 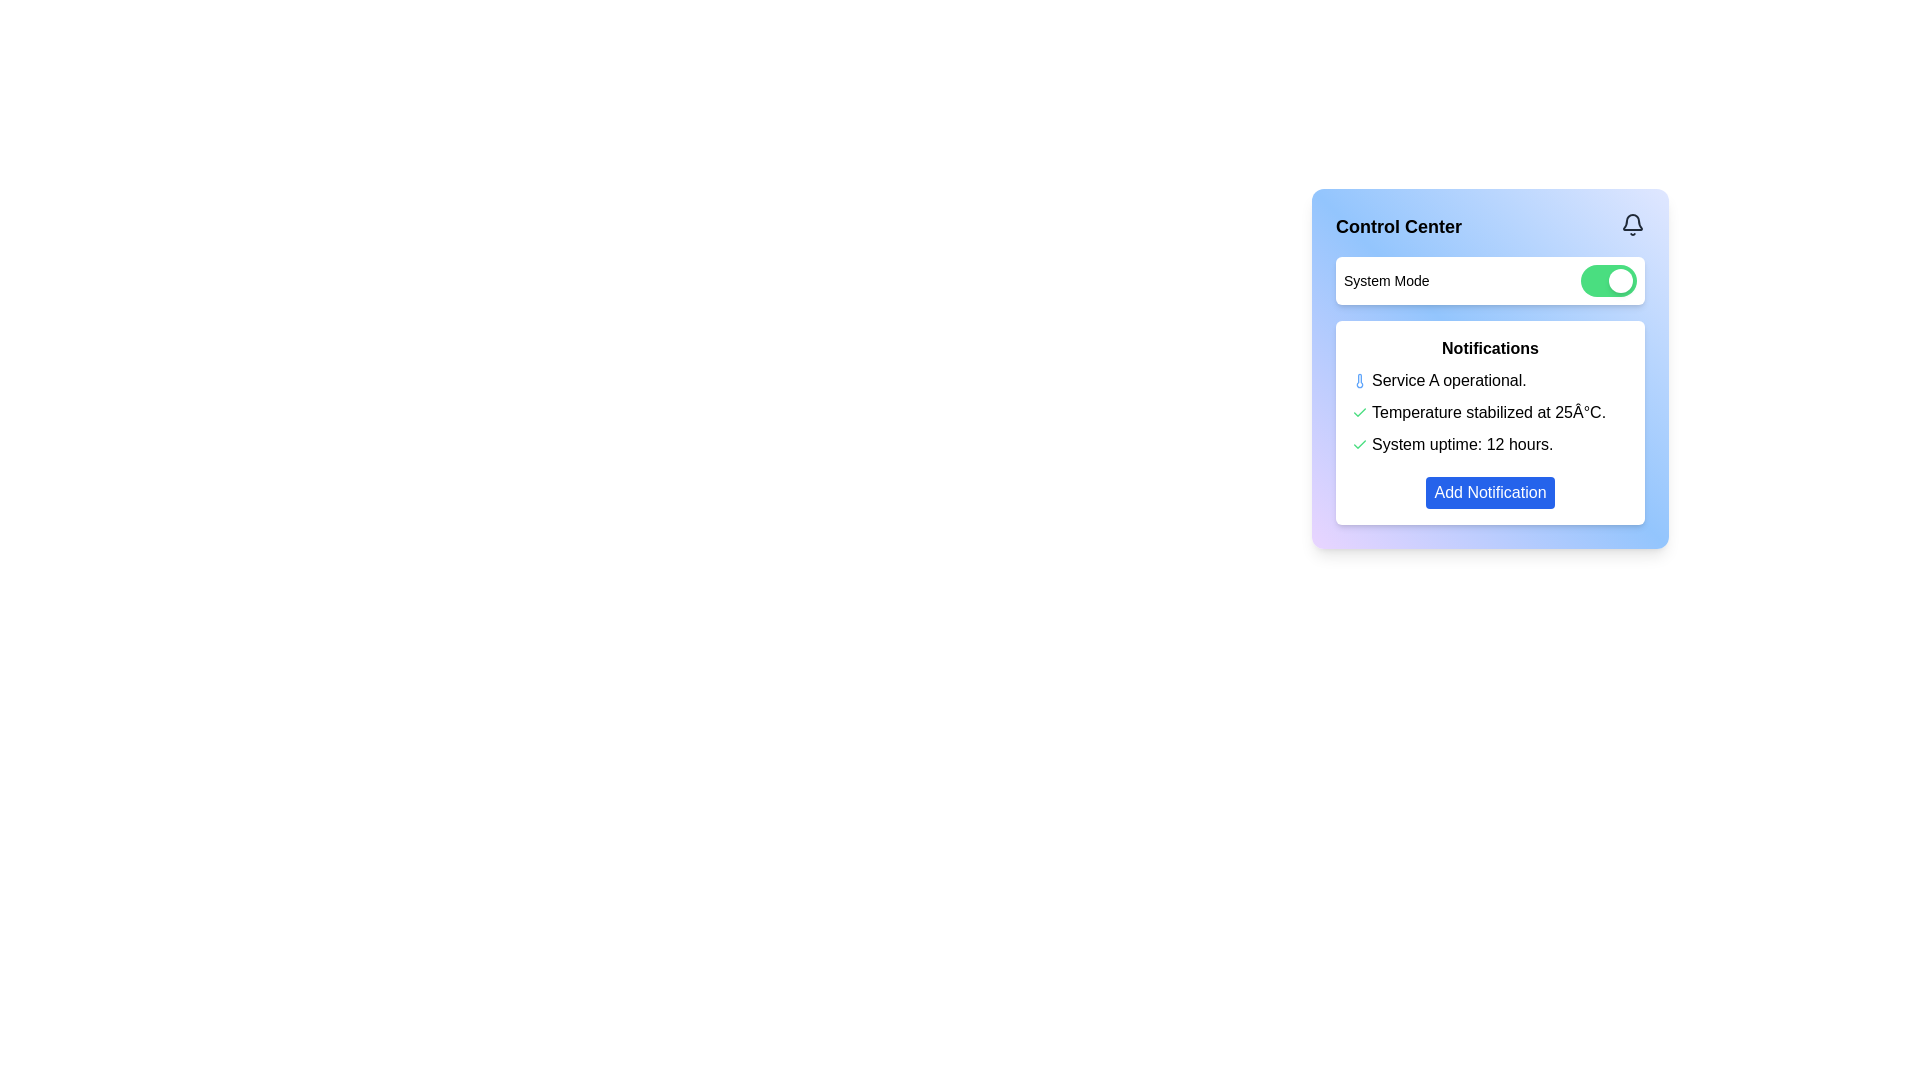 What do you see at coordinates (1490, 411) in the screenshot?
I see `the static informational text block displaying the operational state, temperature, and system uptime located in the notifications section of the interface, positioned below the 'Notifications' header and above the 'Add Notification' button` at bounding box center [1490, 411].